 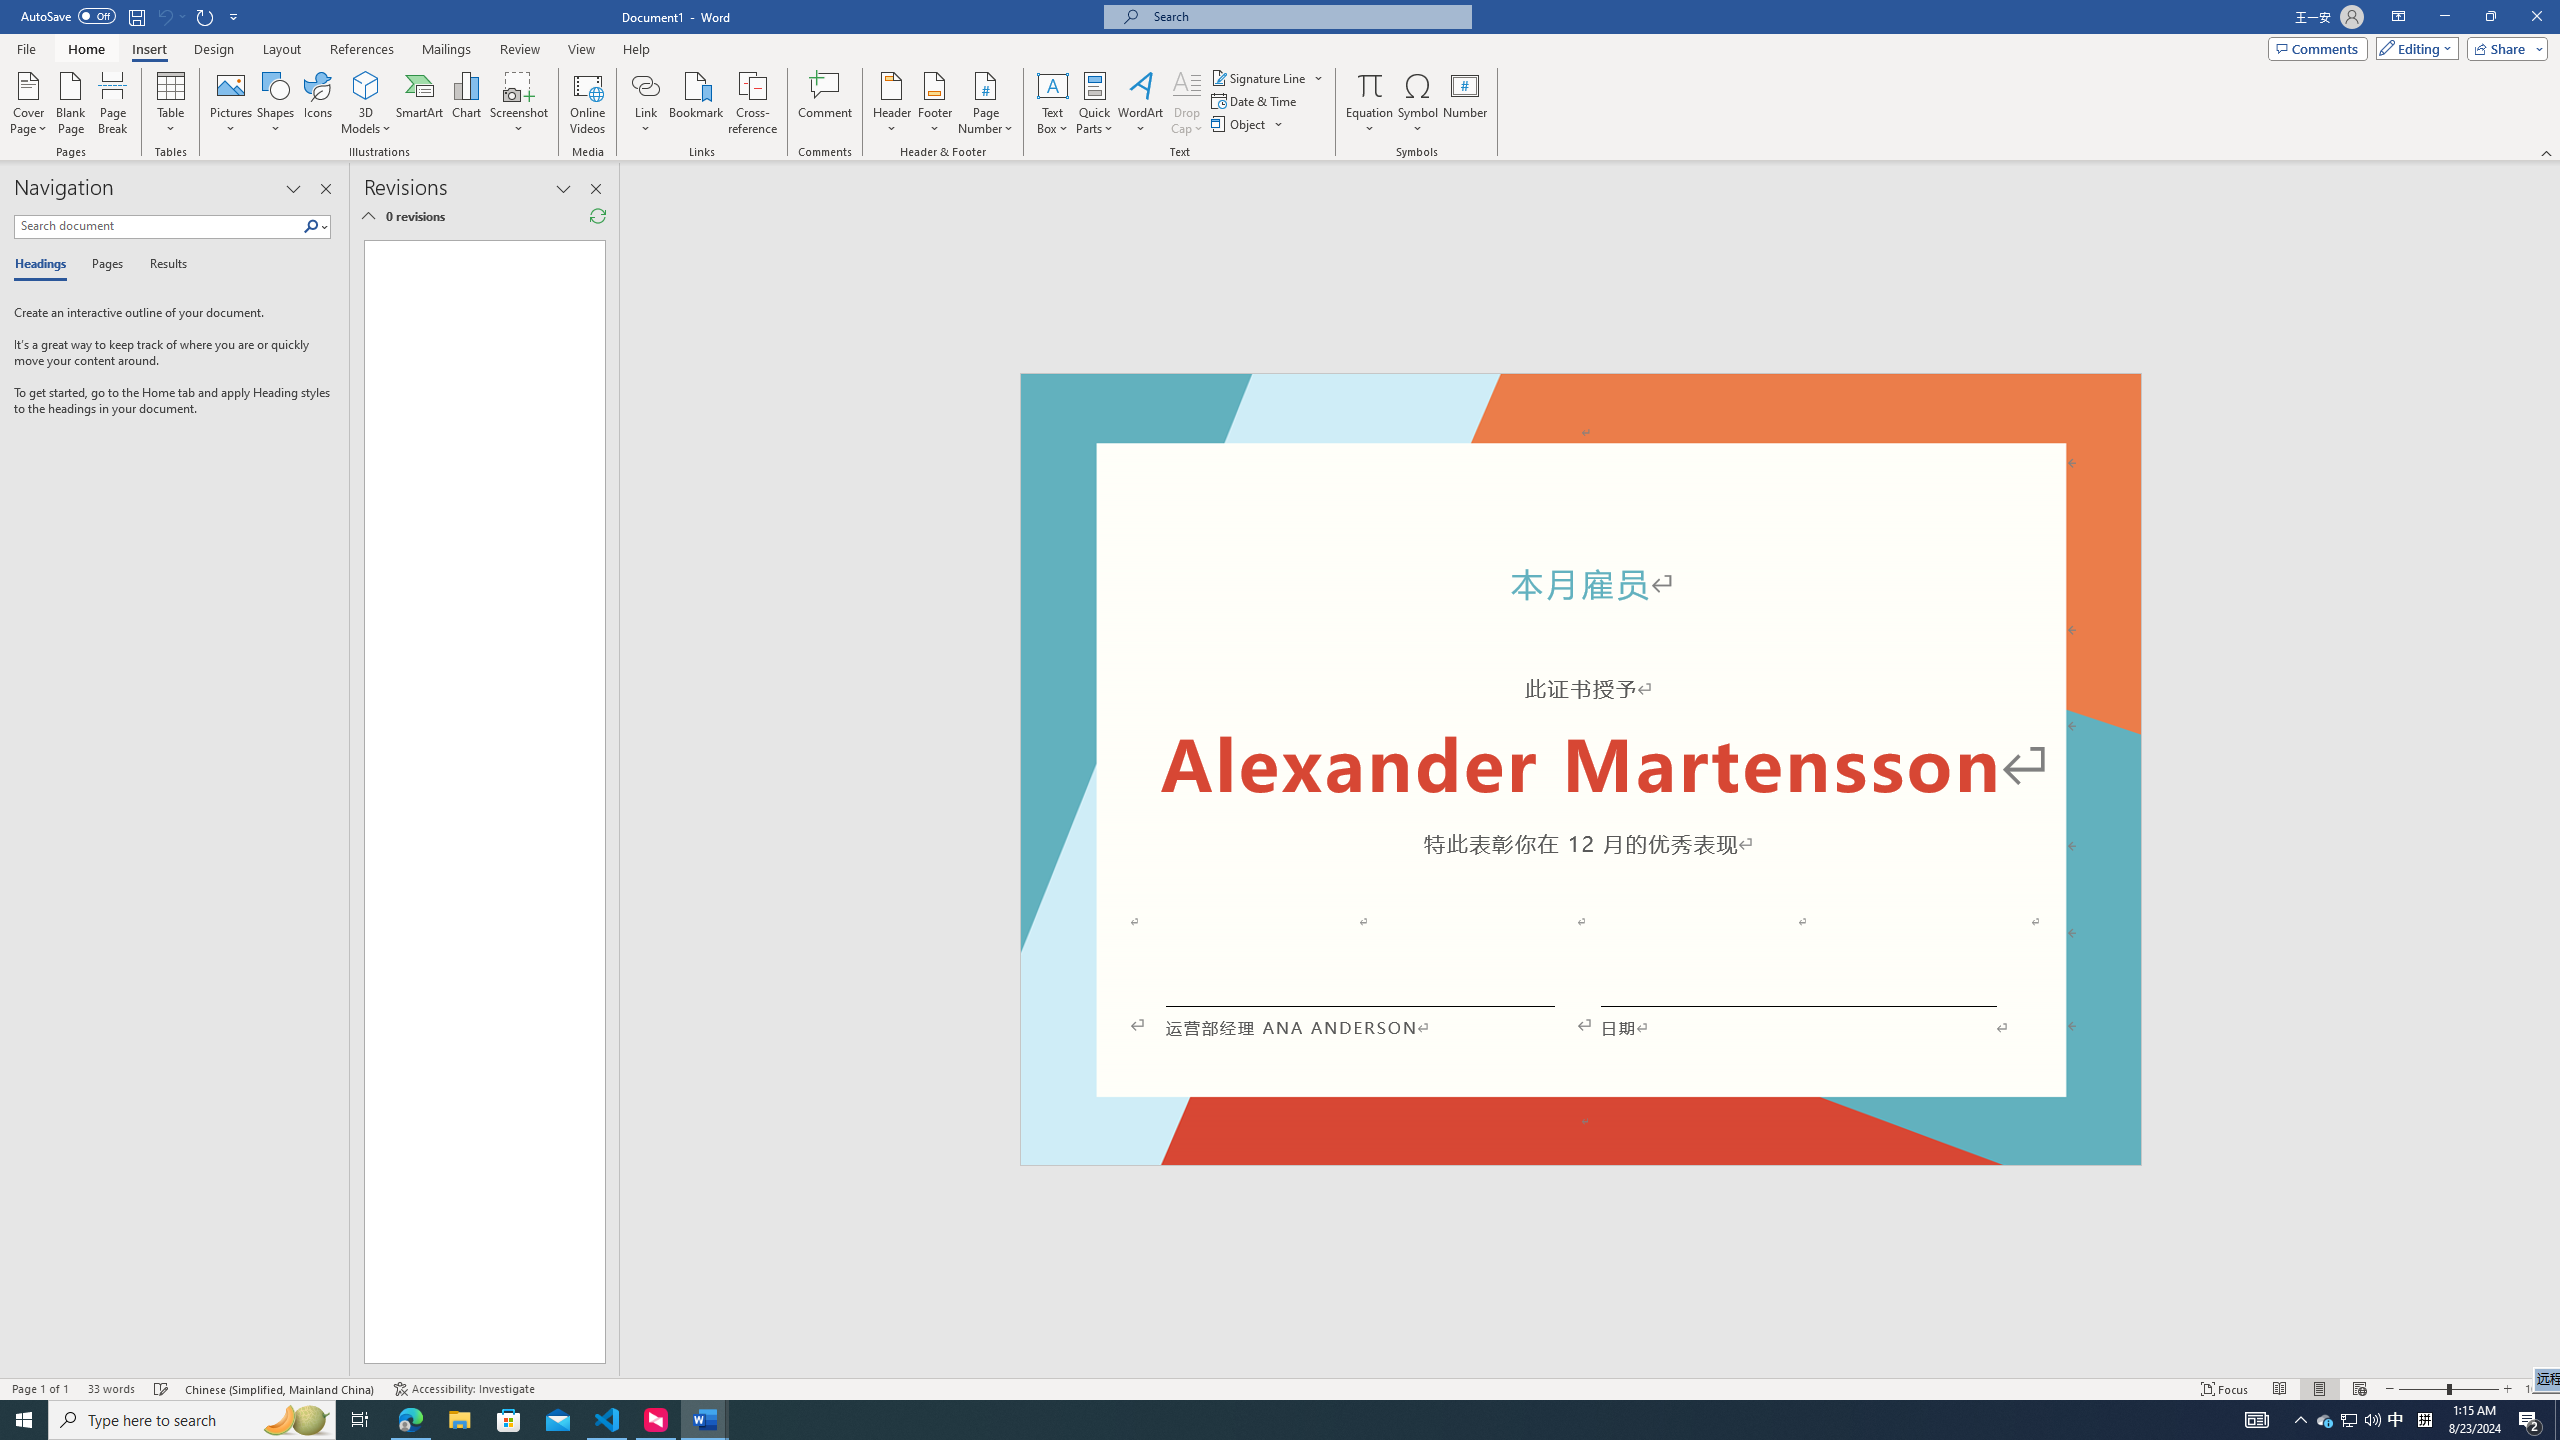 What do you see at coordinates (1255, 99) in the screenshot?
I see `'Date & Time...'` at bounding box center [1255, 99].